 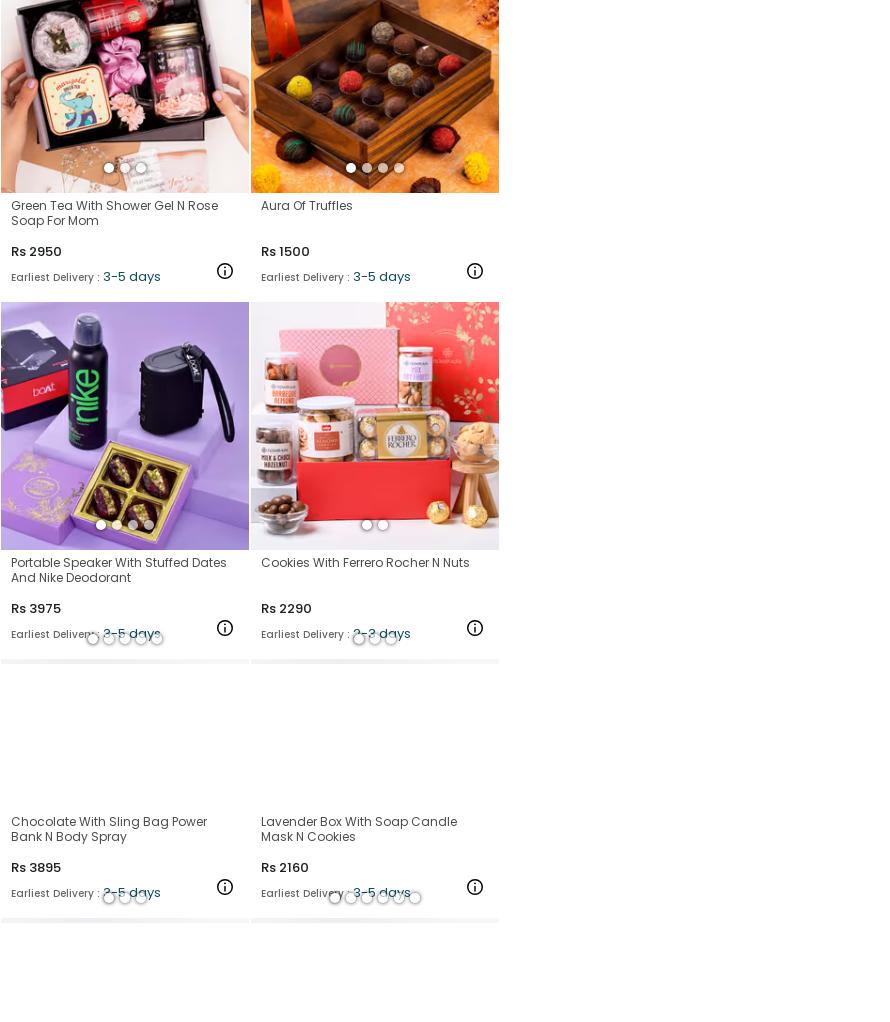 What do you see at coordinates (113, 212) in the screenshot?
I see `'Green Tea With Shower Gel N Rose Soap For Mom'` at bounding box center [113, 212].